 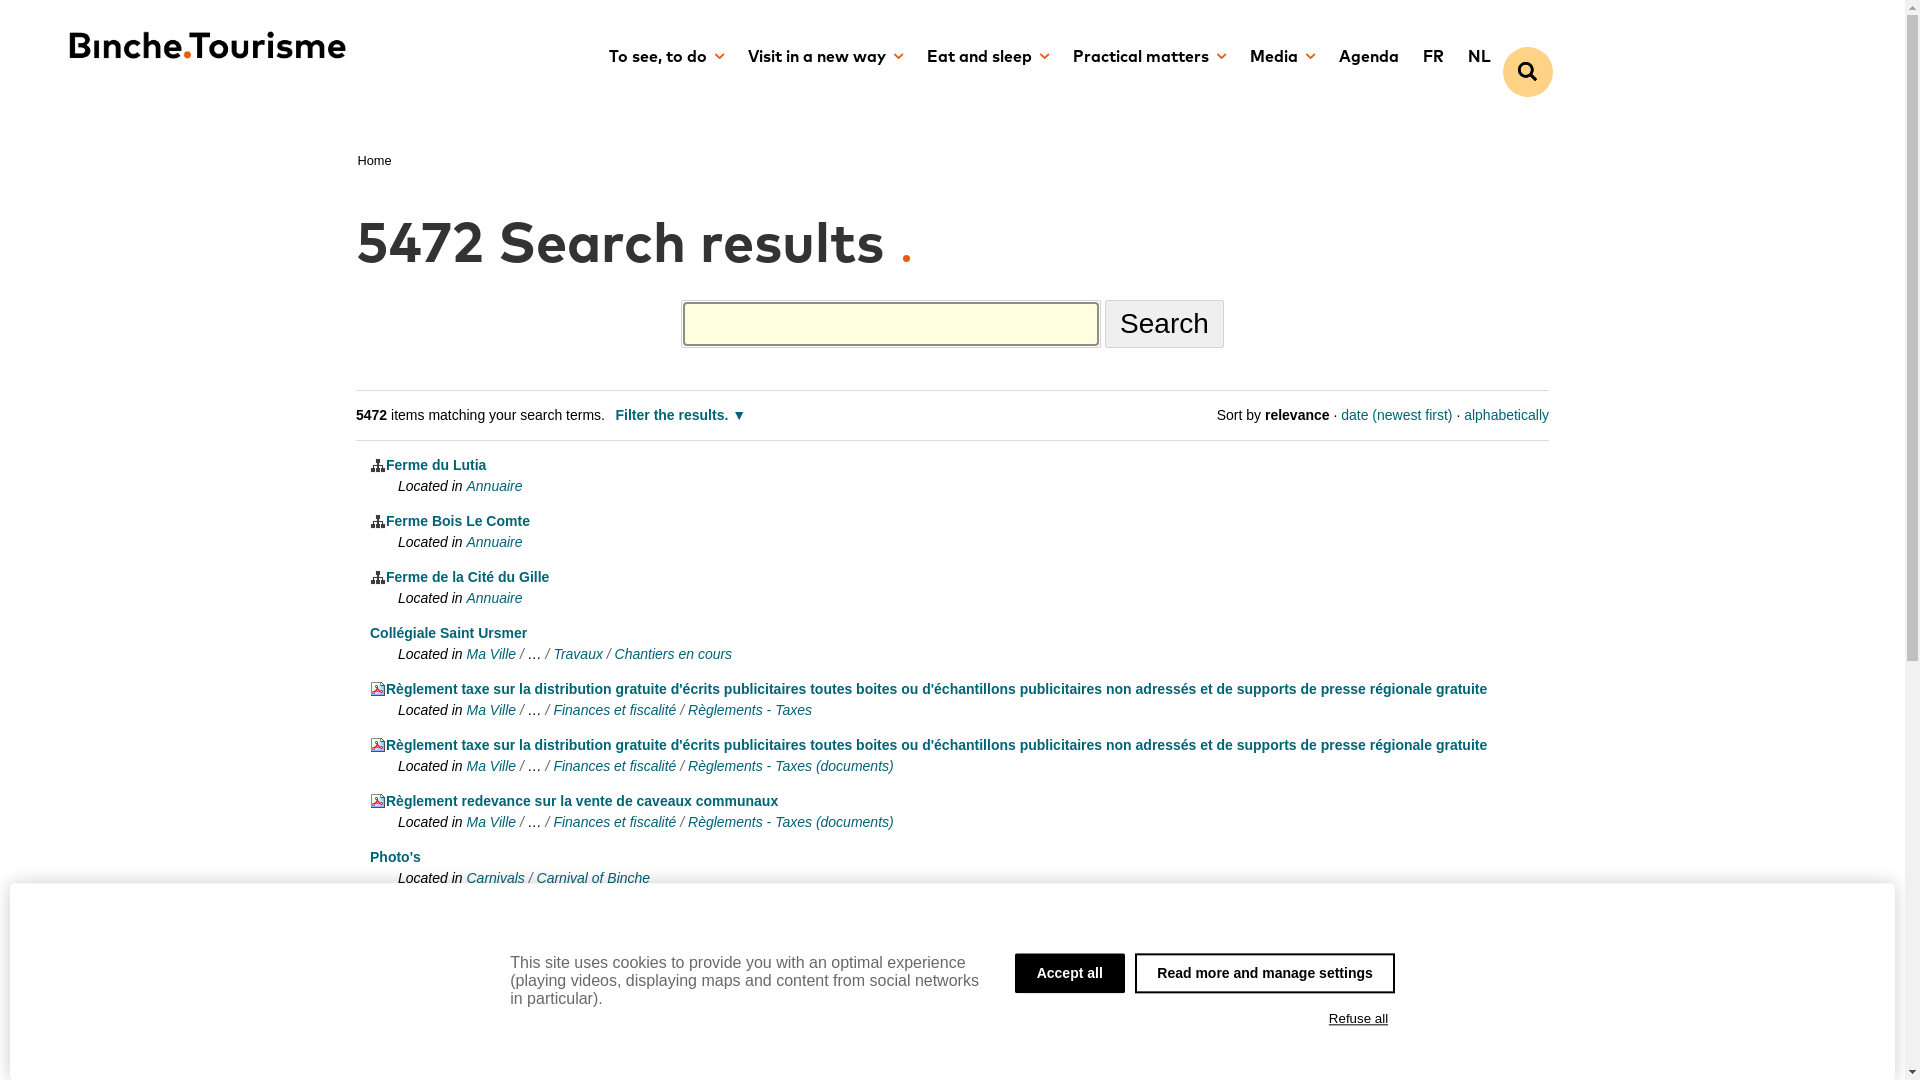 I want to click on 'Refuse all', so click(x=1358, y=1018).